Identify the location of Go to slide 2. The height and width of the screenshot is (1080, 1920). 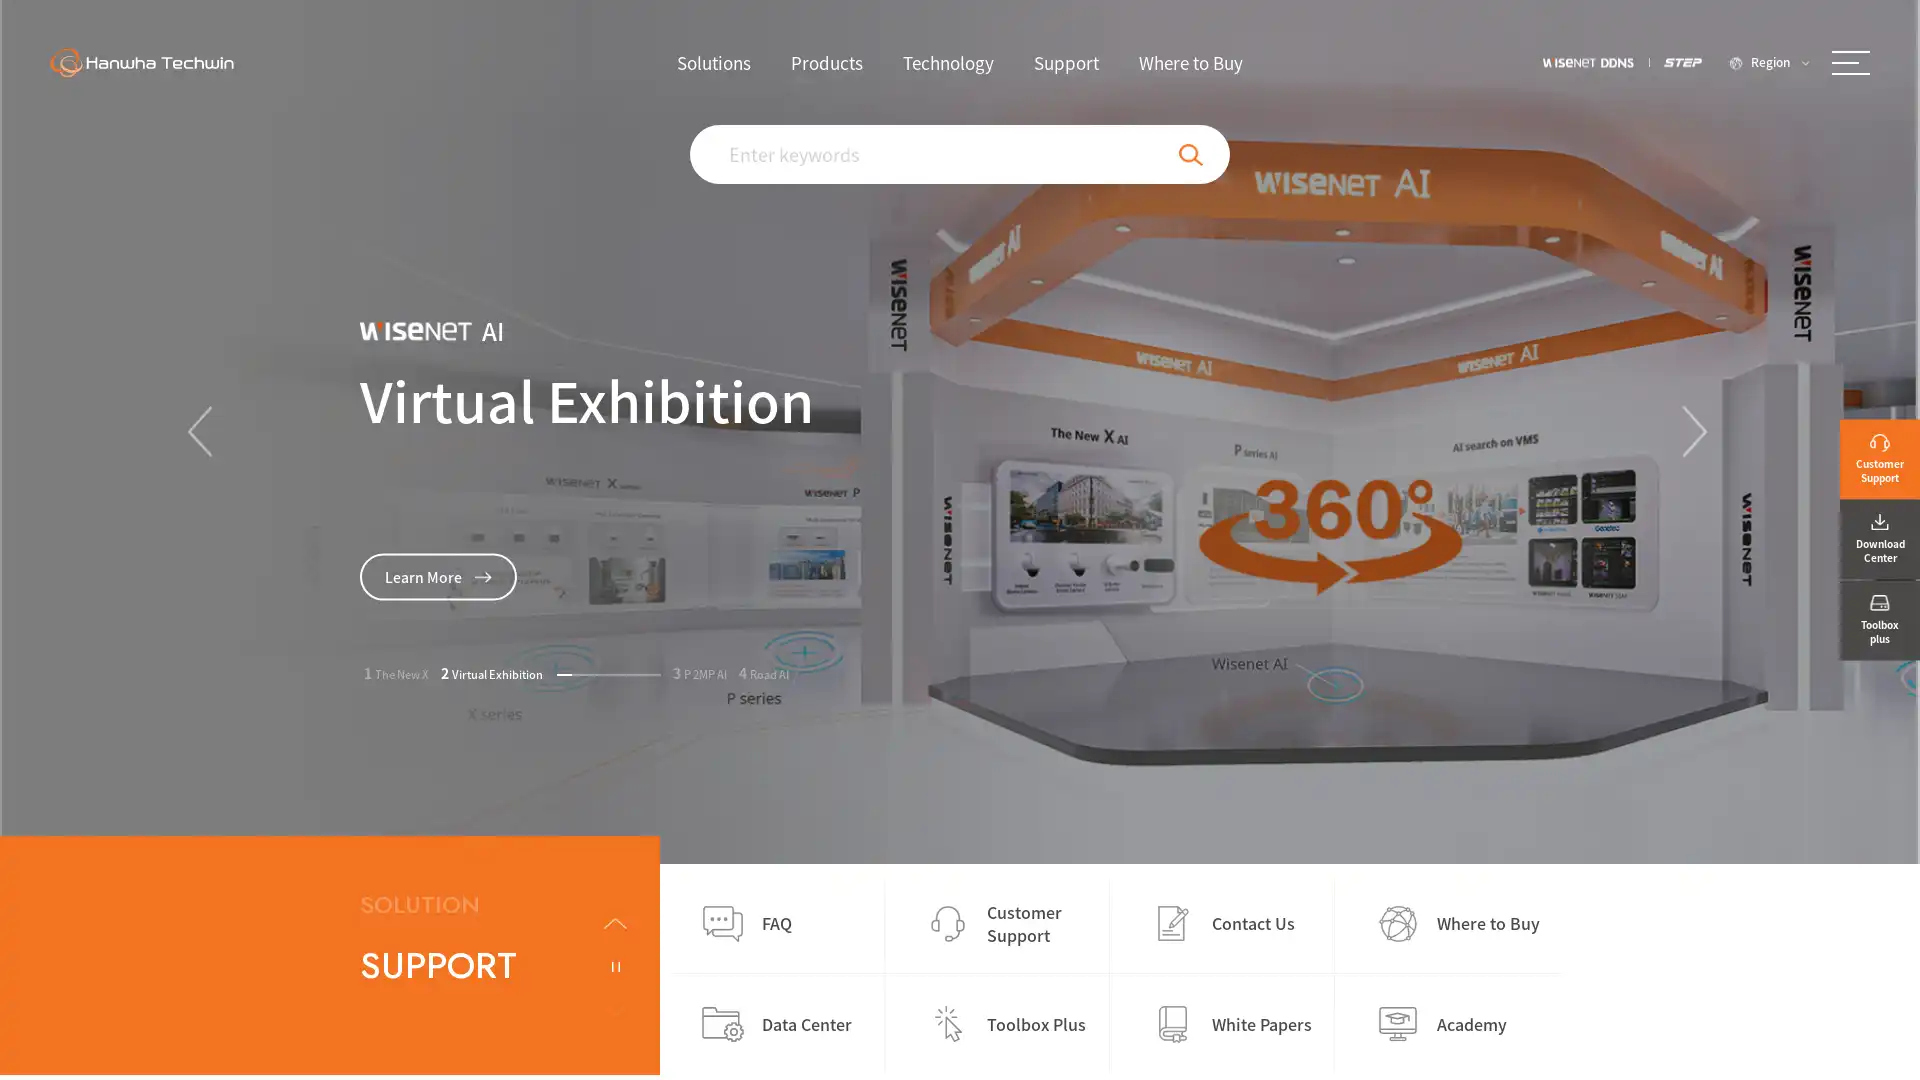
(550, 674).